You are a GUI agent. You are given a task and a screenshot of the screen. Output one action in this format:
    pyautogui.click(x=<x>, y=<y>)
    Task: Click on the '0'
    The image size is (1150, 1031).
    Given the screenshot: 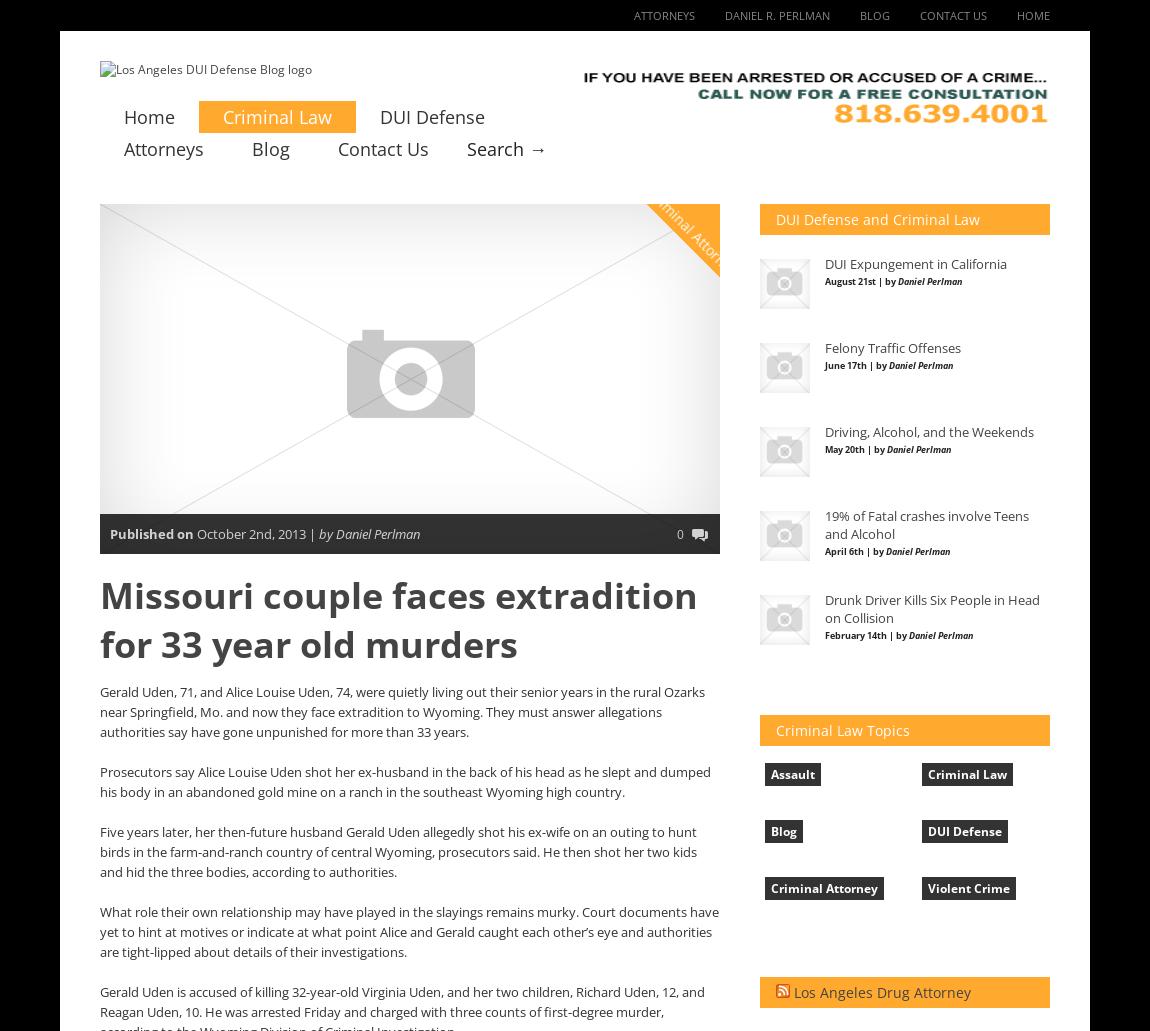 What is the action you would take?
    pyautogui.click(x=679, y=533)
    